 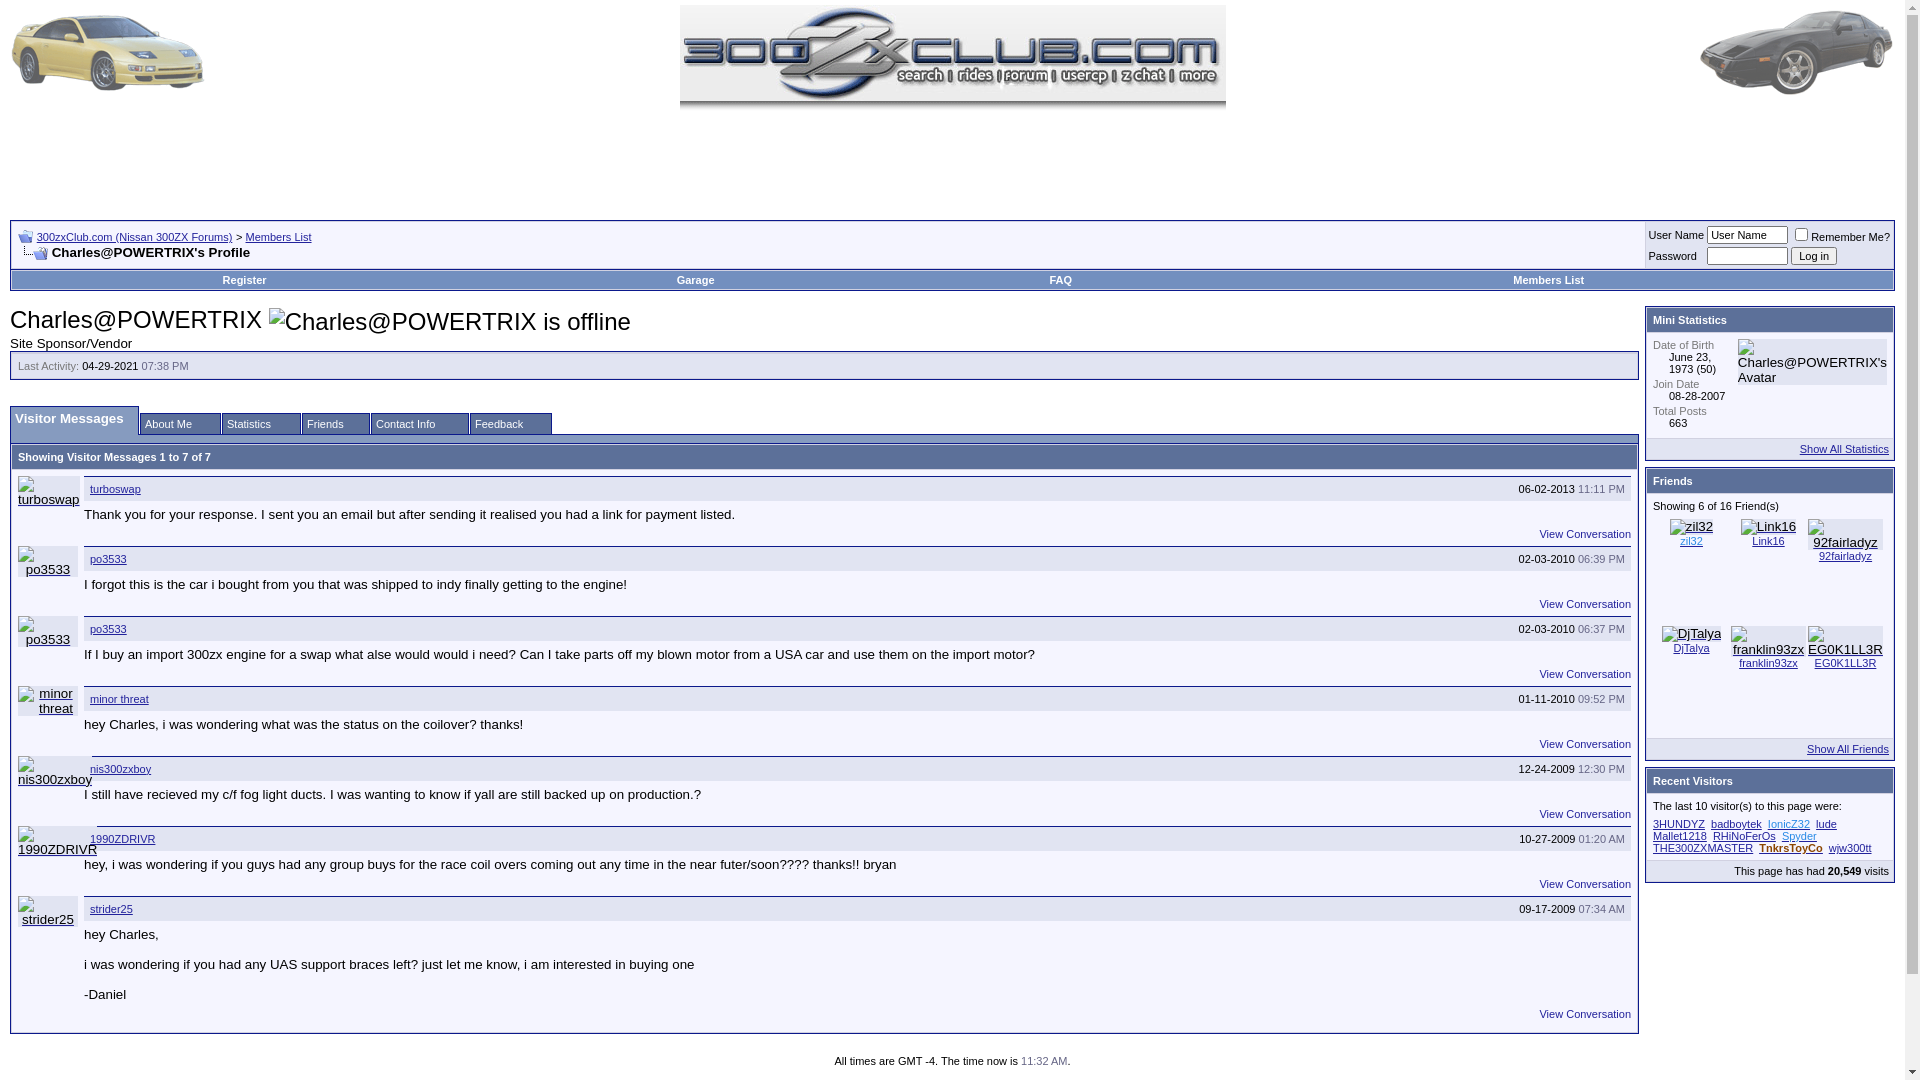 I want to click on 'Link16', so click(x=1768, y=526).